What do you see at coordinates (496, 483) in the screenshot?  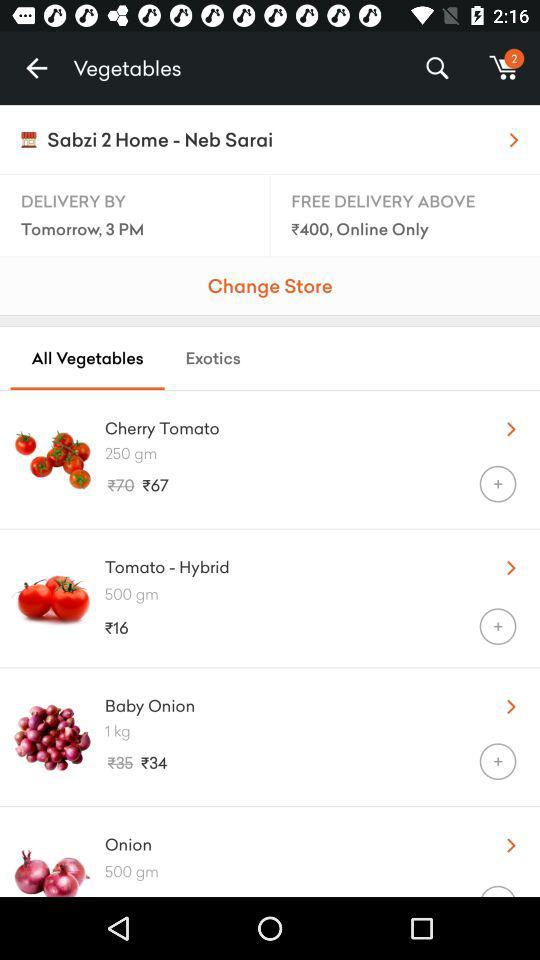 I see `the item below 250 gm icon` at bounding box center [496, 483].